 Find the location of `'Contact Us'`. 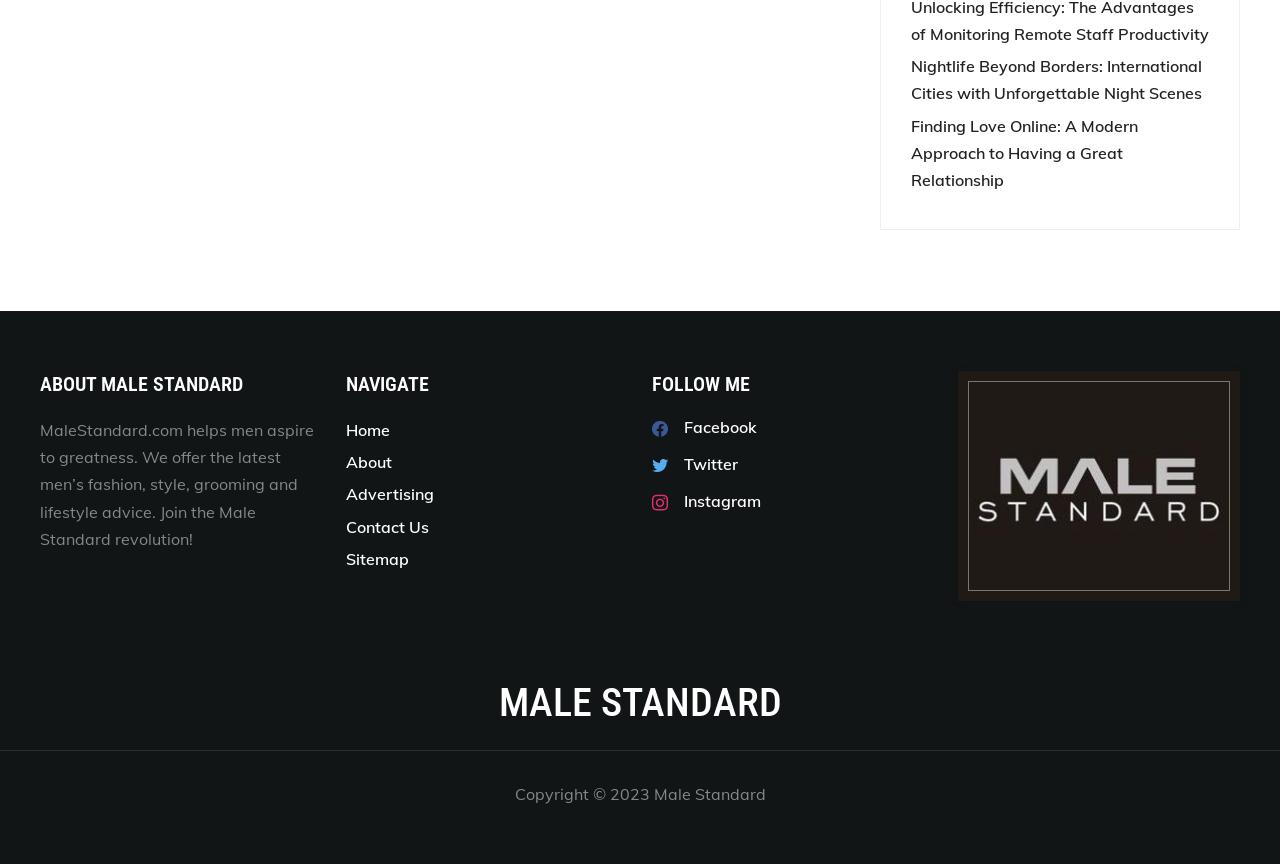

'Contact Us' is located at coordinates (345, 526).